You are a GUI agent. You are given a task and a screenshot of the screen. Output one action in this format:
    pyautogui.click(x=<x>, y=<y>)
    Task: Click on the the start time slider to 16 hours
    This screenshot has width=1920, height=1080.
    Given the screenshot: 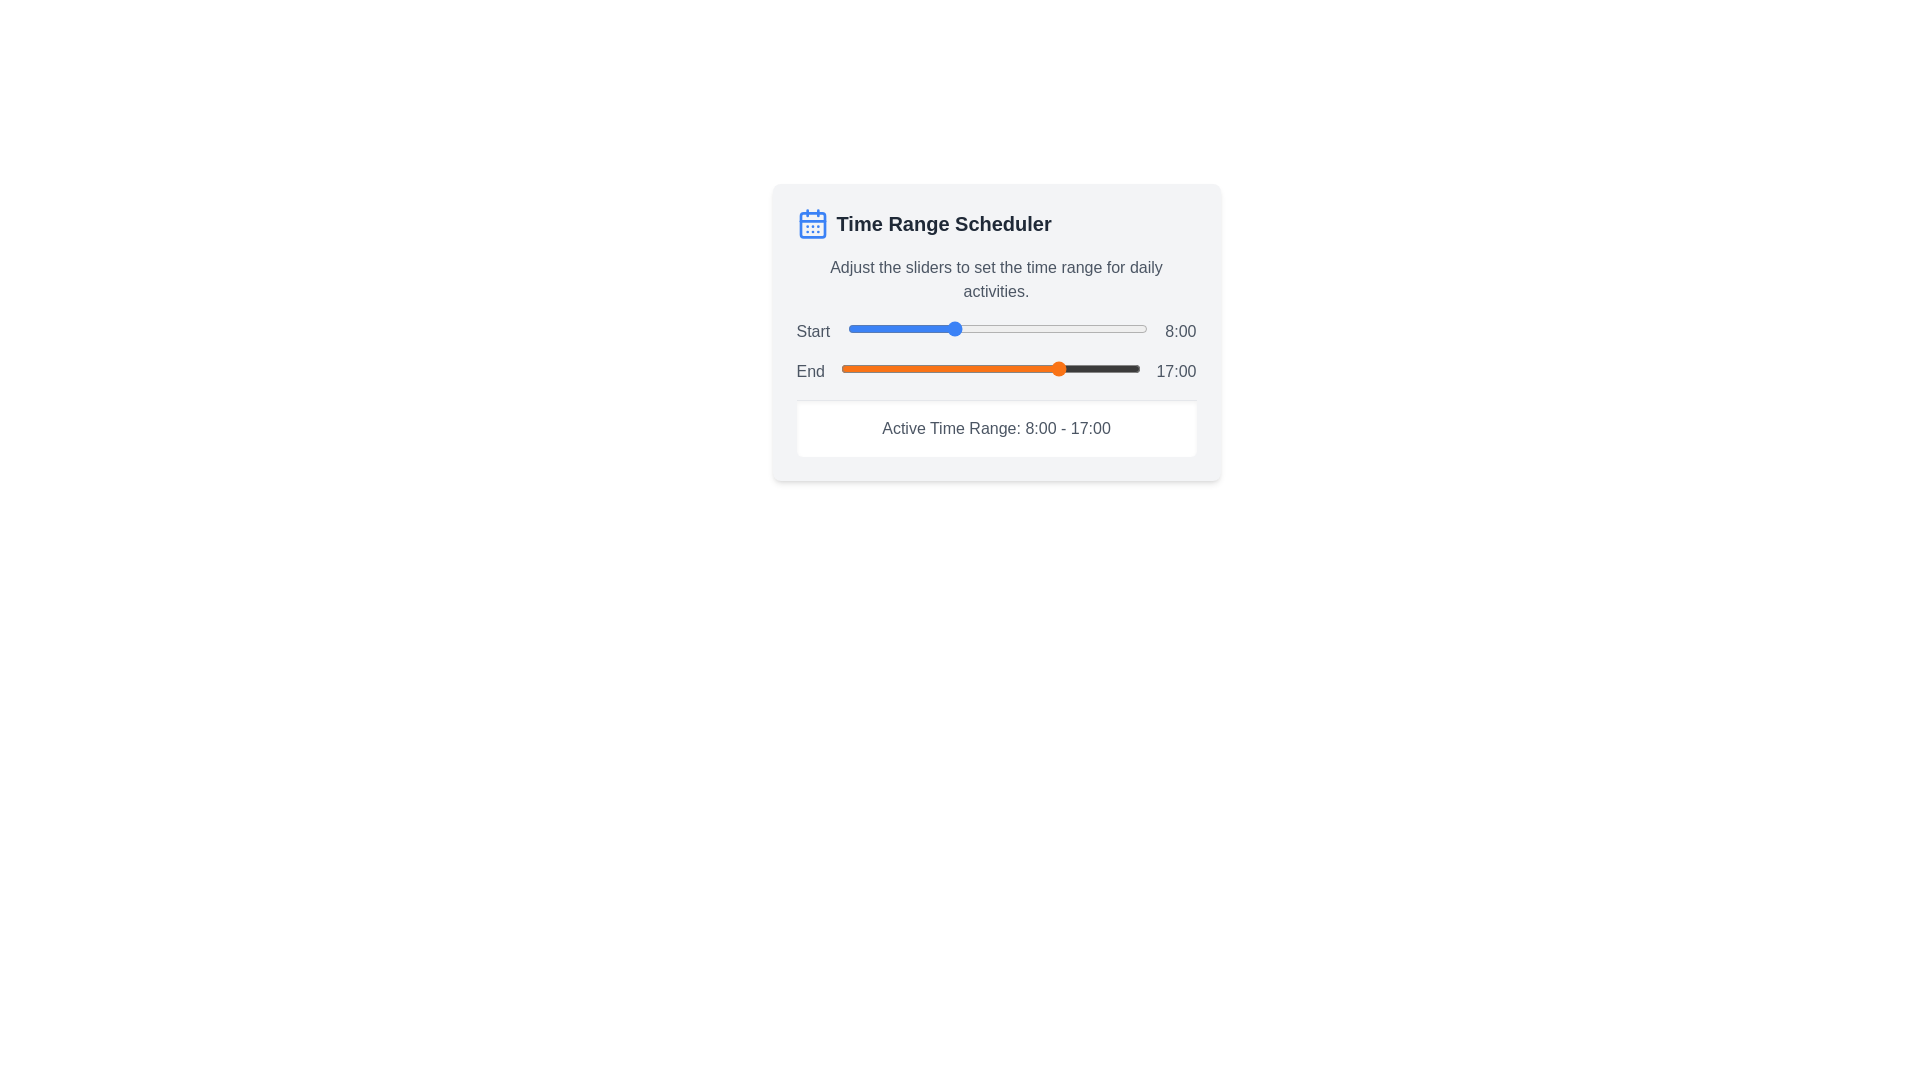 What is the action you would take?
    pyautogui.click(x=1055, y=327)
    